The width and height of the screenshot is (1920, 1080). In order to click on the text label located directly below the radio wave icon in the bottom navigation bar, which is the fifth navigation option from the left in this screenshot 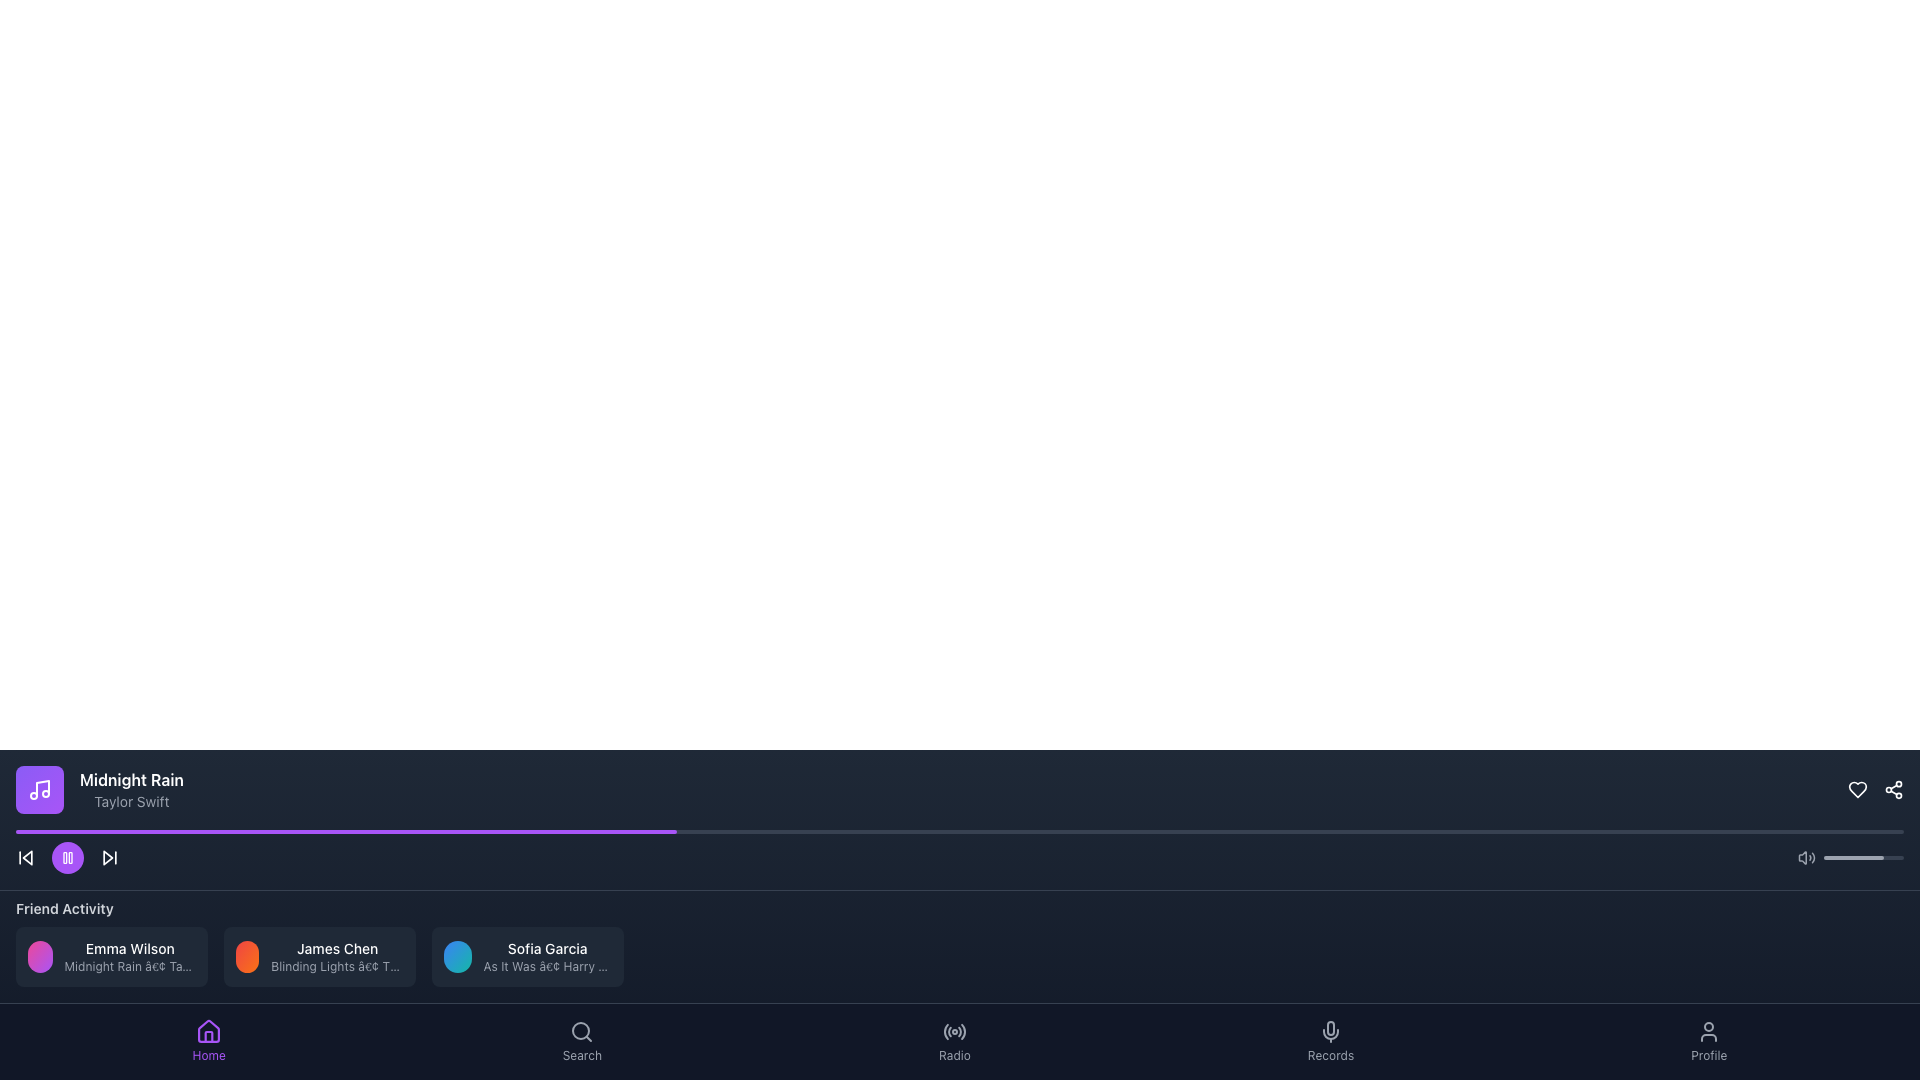, I will do `click(953, 1055)`.